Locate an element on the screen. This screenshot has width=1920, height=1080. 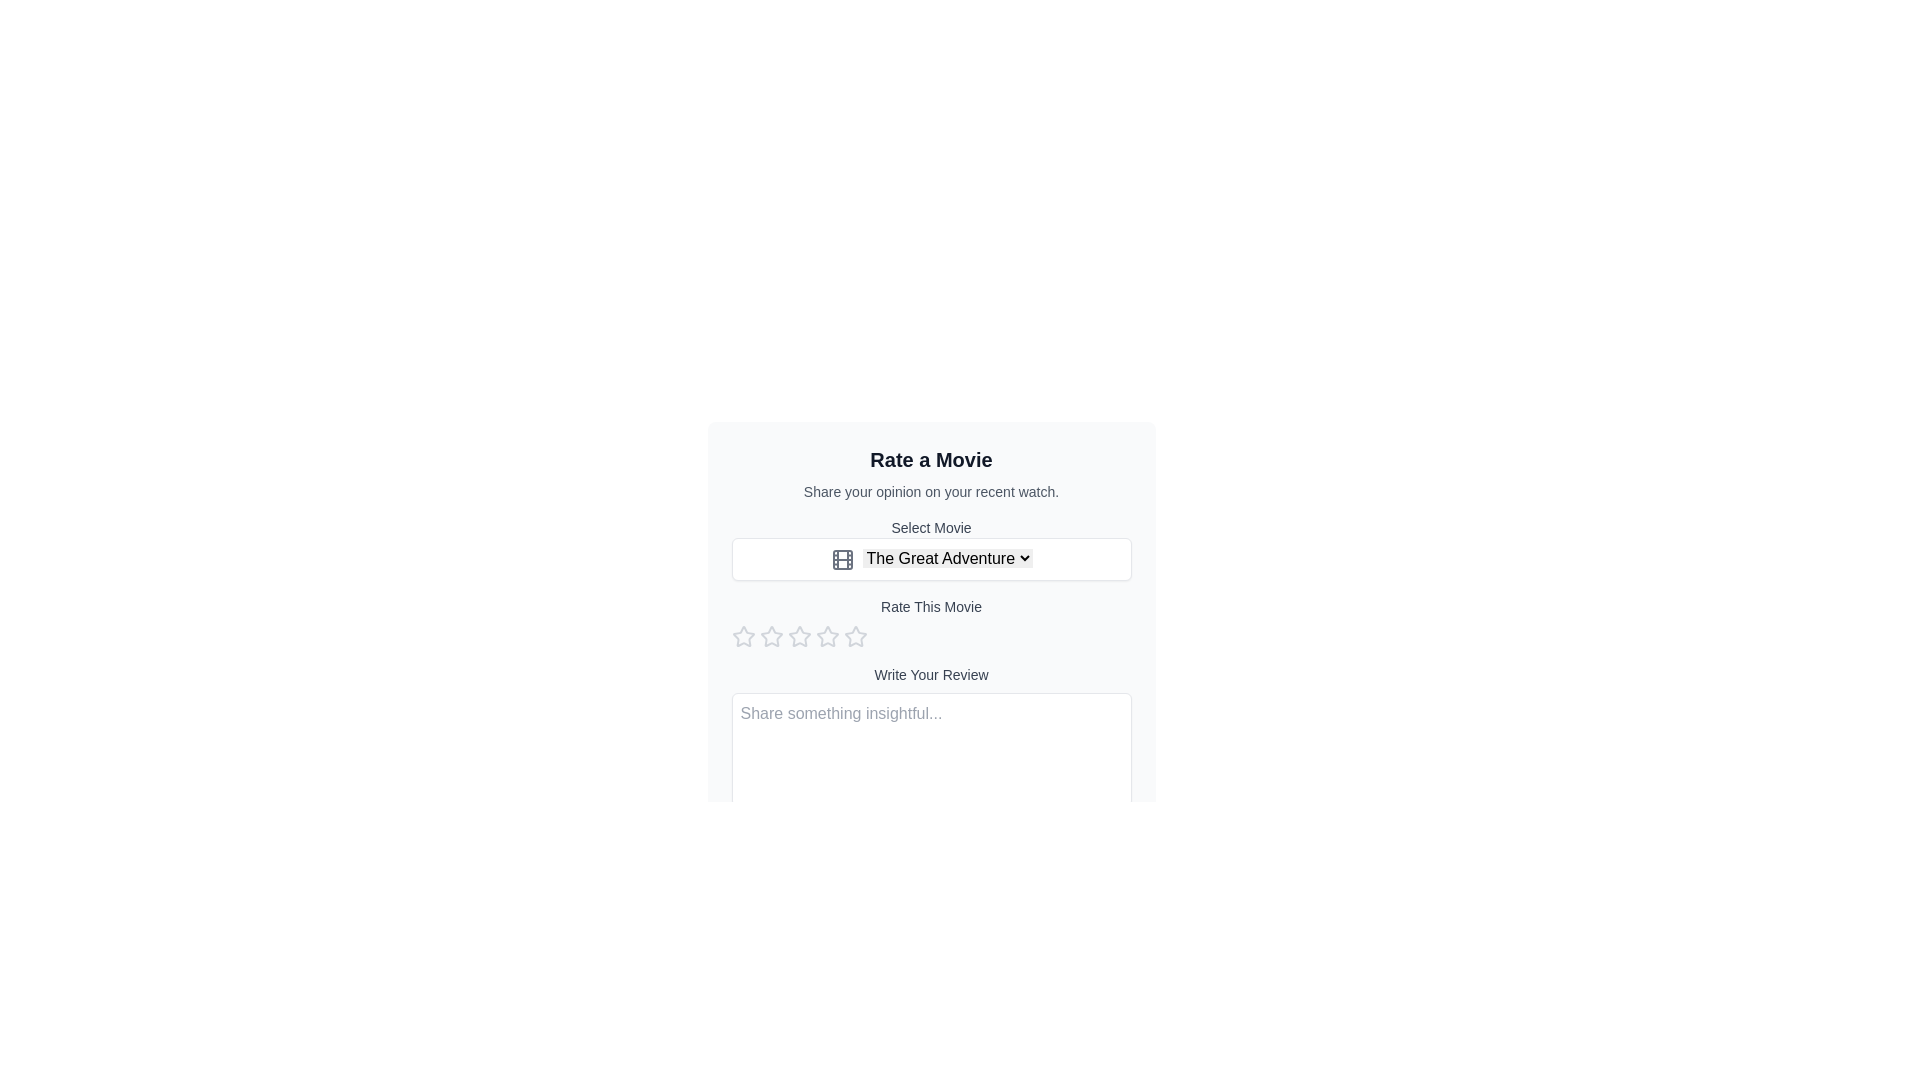
the Dropdown menu labeled 'The Great Adventure' by tabbing to it, which is visually indicated by a film icon and a dropdown indicator, located centrally below the 'Select Movie' label is located at coordinates (930, 559).